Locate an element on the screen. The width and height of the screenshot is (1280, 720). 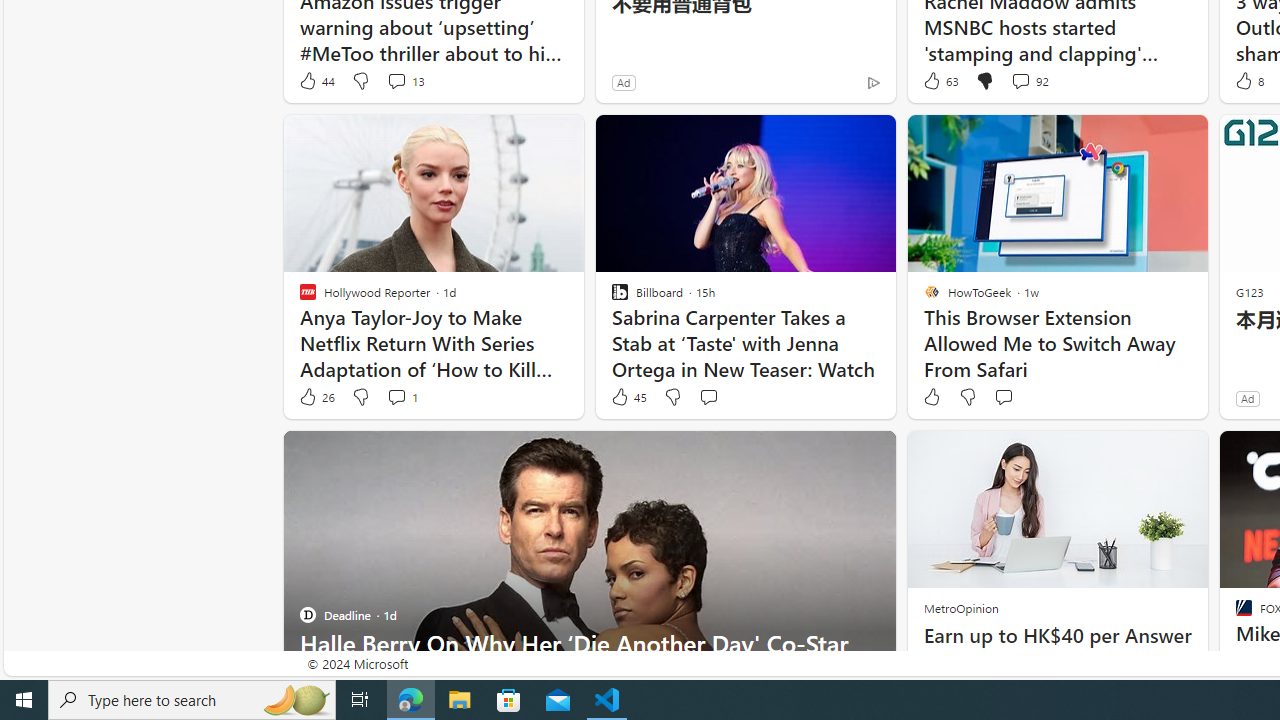
'View comments 1 Comment' is located at coordinates (400, 397).